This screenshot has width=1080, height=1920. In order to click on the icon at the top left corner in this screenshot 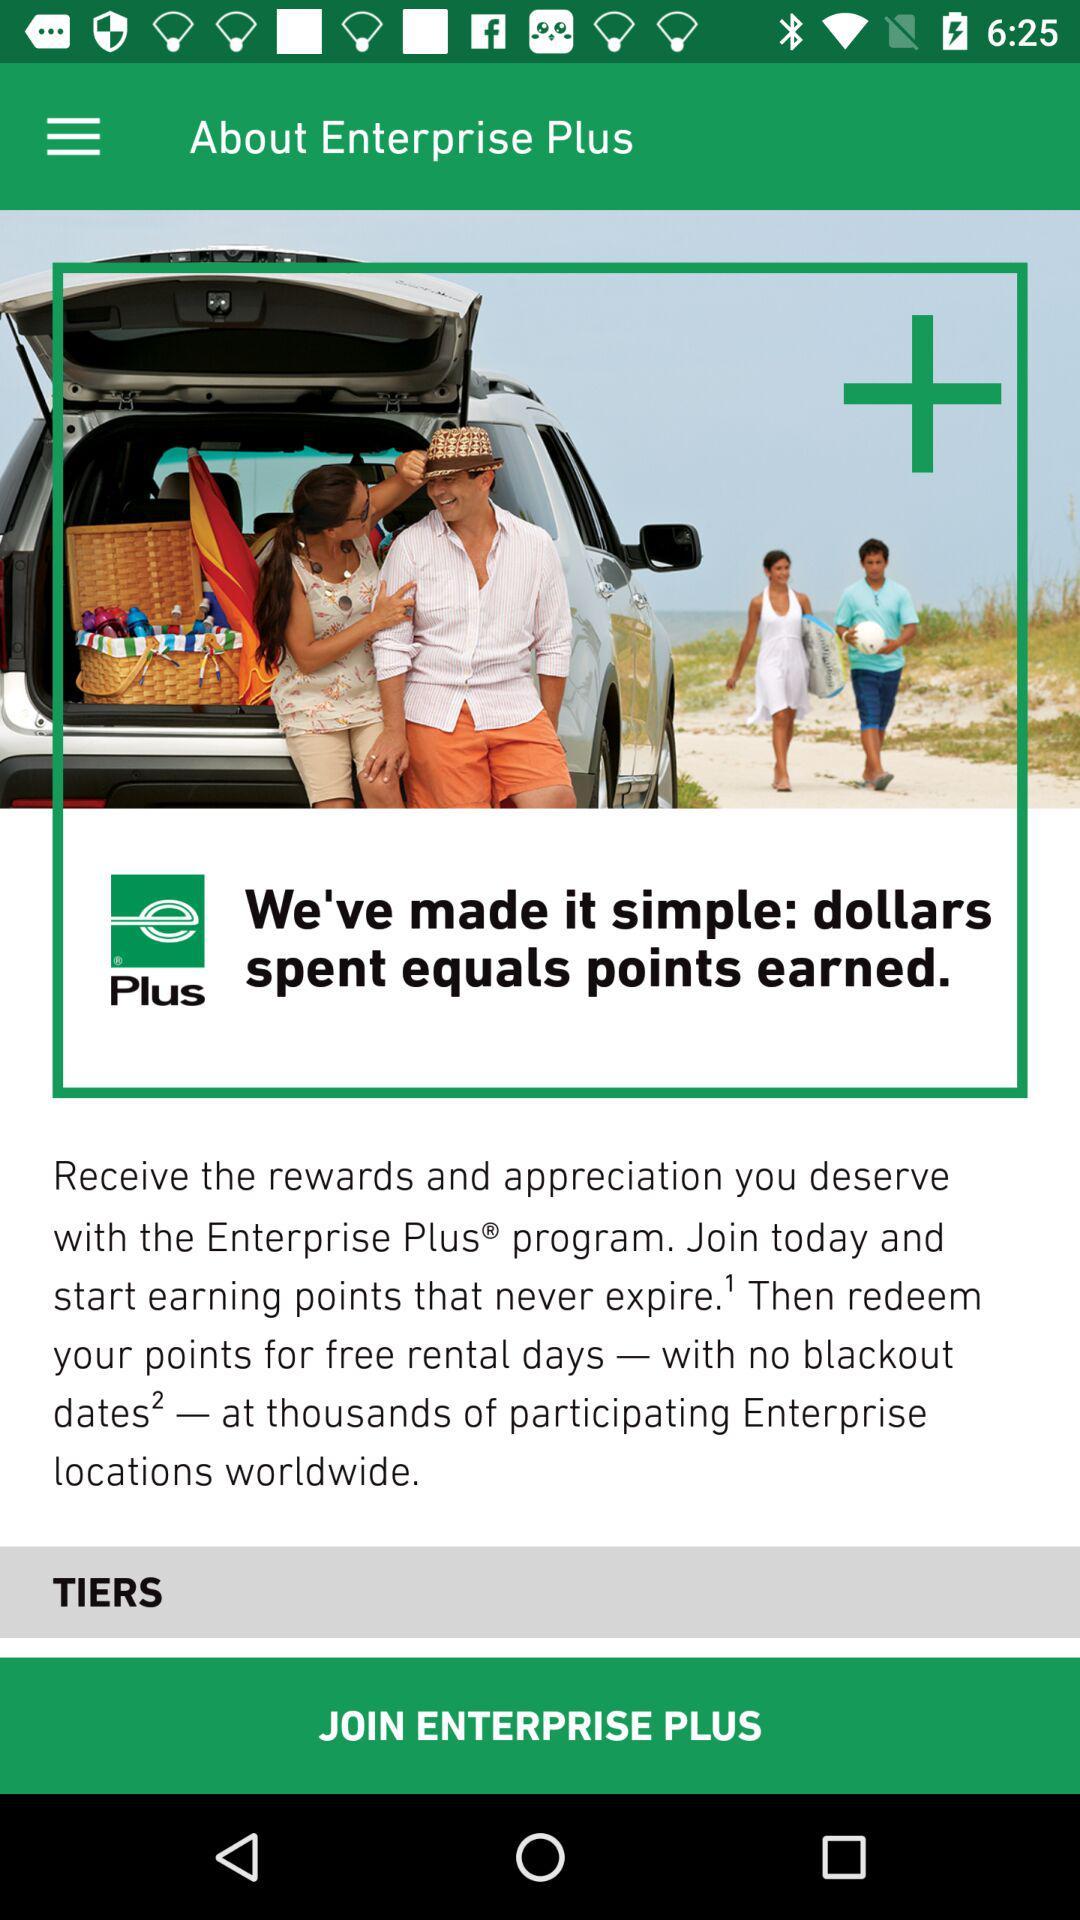, I will do `click(72, 135)`.